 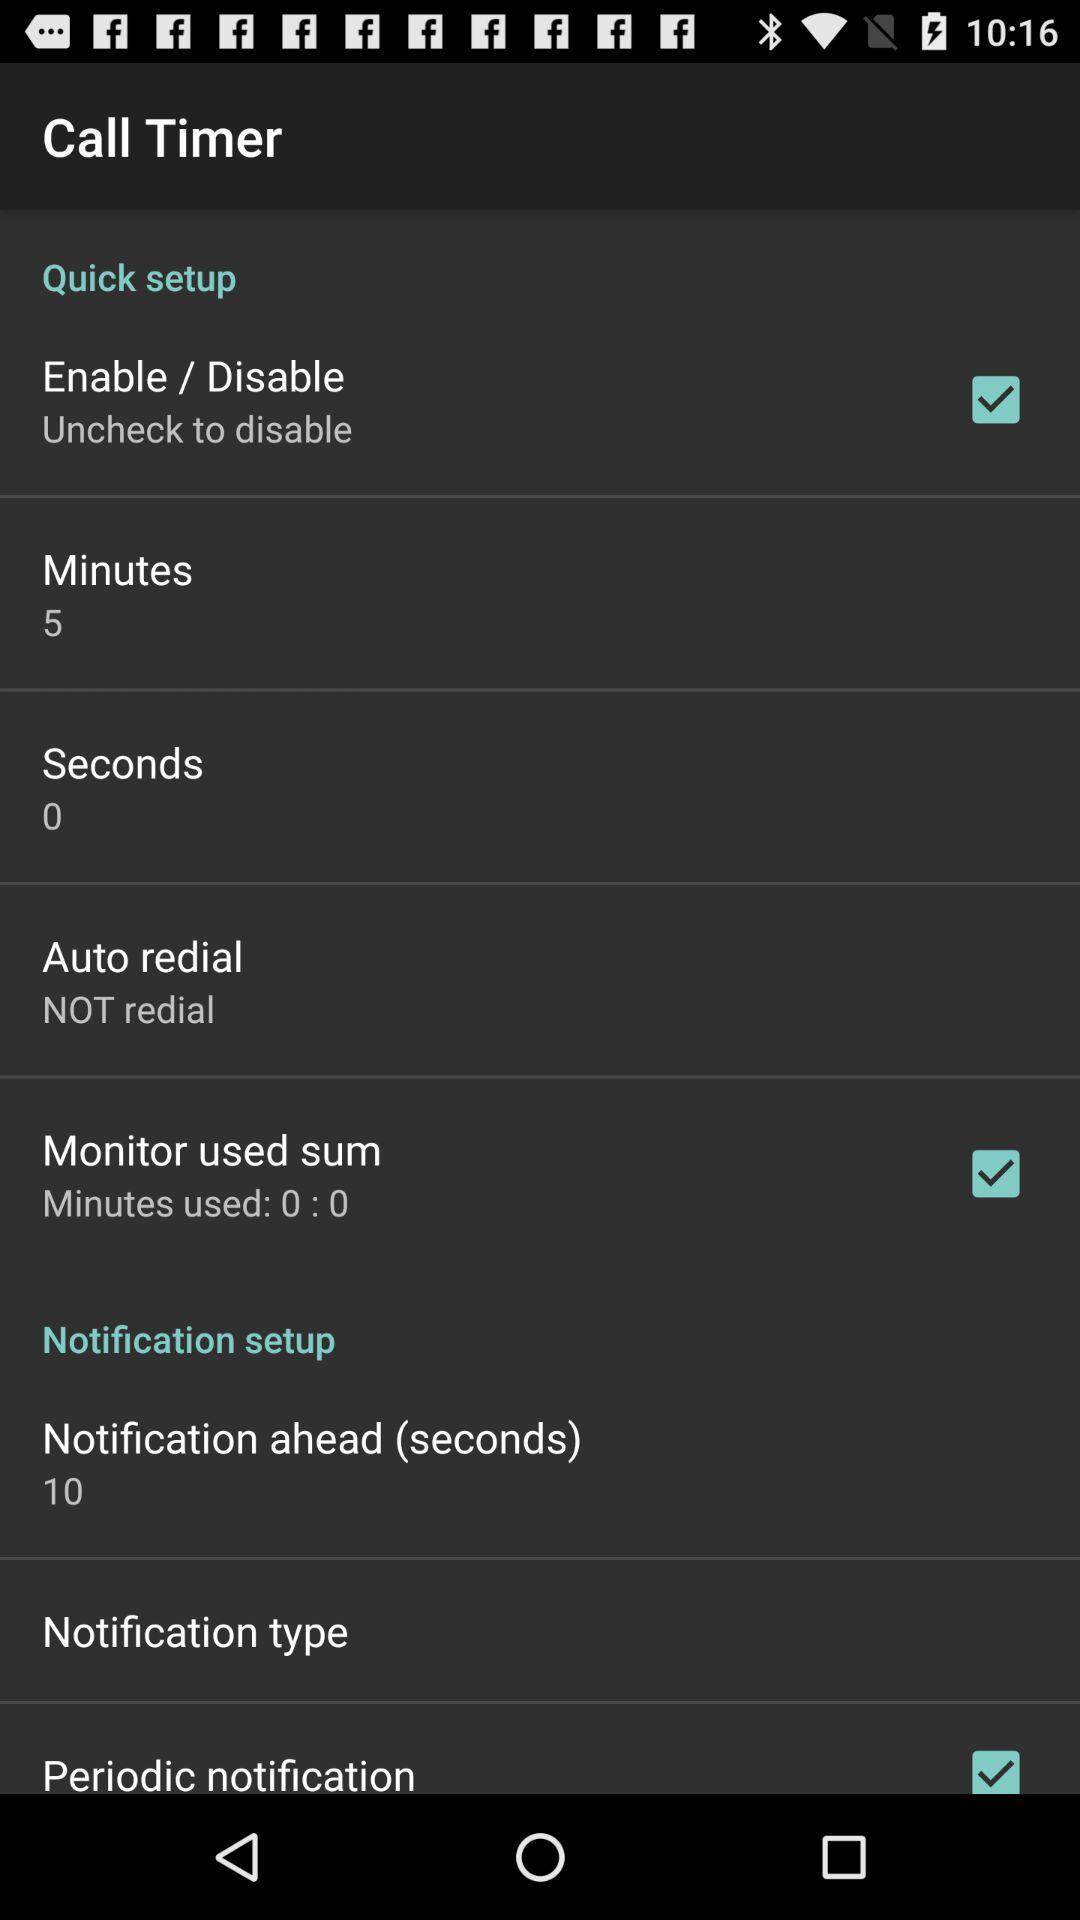 I want to click on the notification setup at the bottom, so click(x=540, y=1317).